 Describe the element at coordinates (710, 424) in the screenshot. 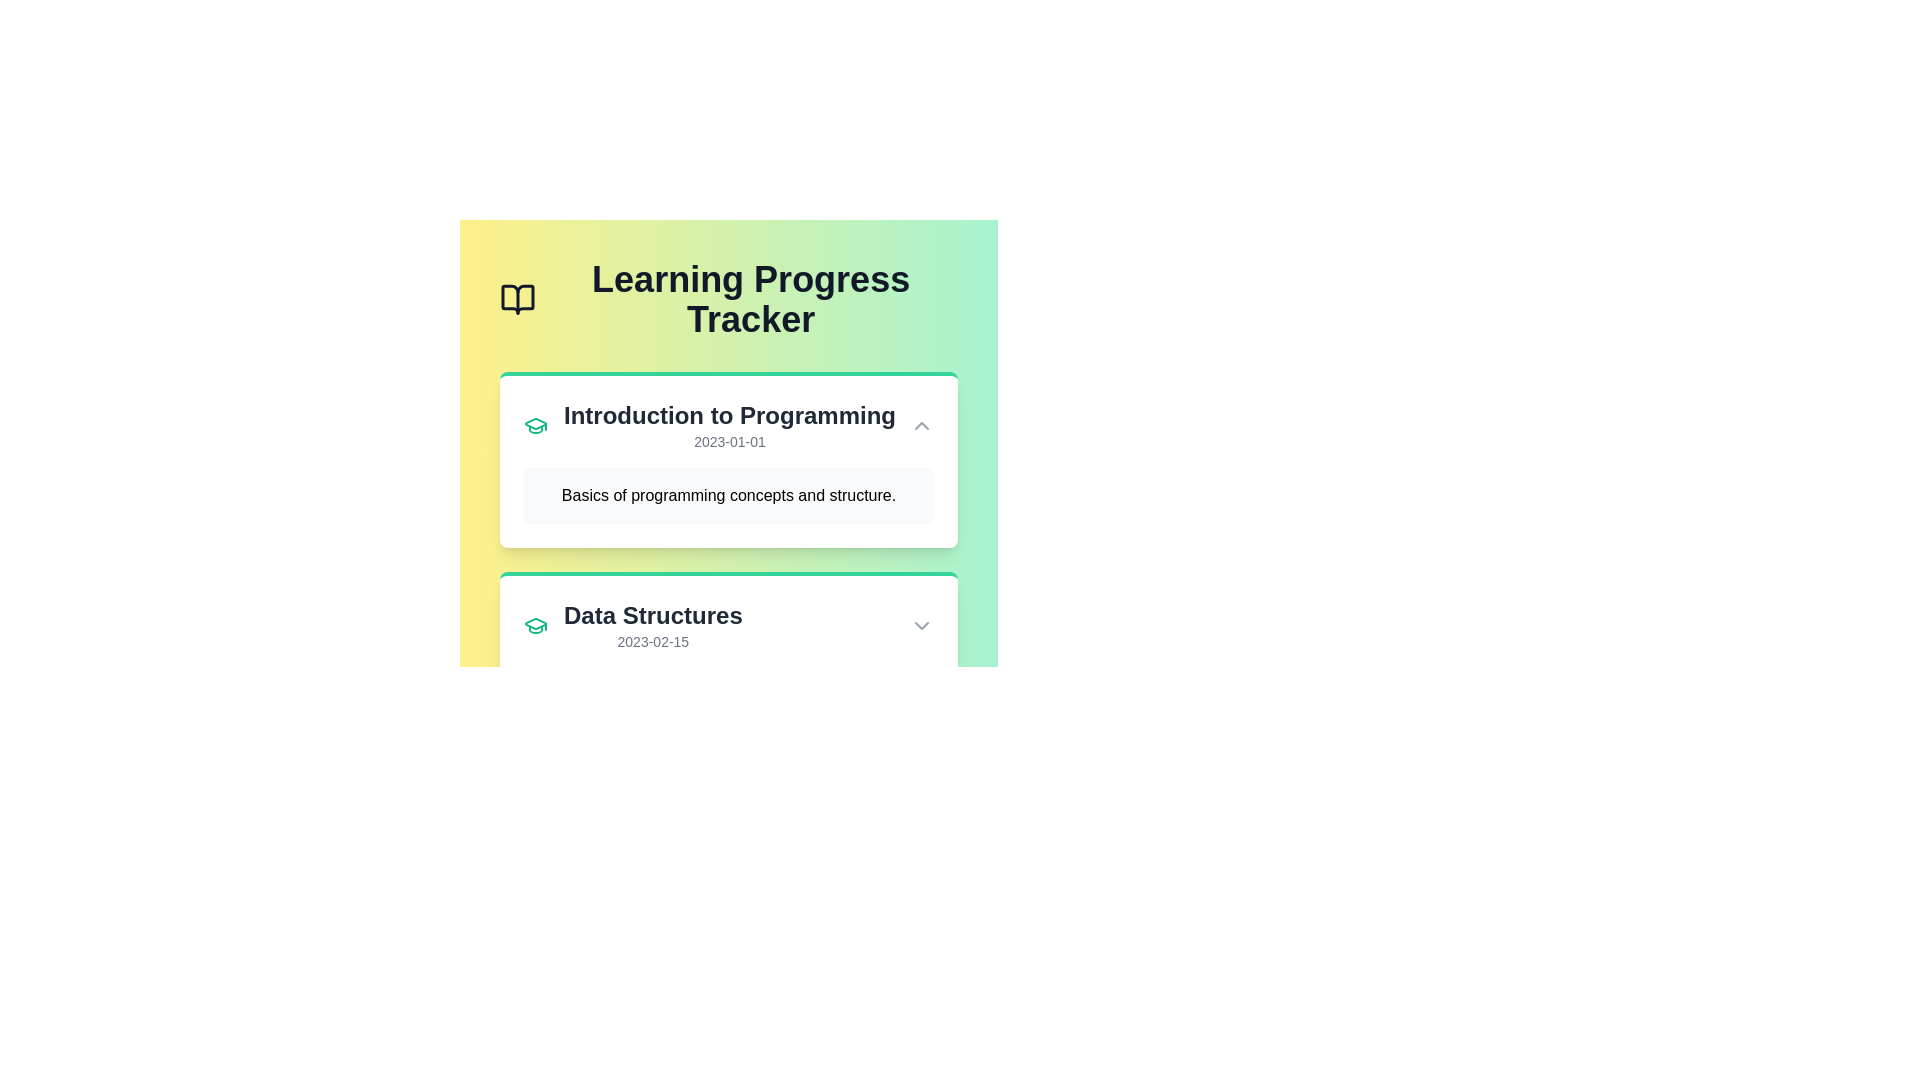

I see `the list item labeled 'Introduction to Programming' with a green graduation cap icon` at that location.